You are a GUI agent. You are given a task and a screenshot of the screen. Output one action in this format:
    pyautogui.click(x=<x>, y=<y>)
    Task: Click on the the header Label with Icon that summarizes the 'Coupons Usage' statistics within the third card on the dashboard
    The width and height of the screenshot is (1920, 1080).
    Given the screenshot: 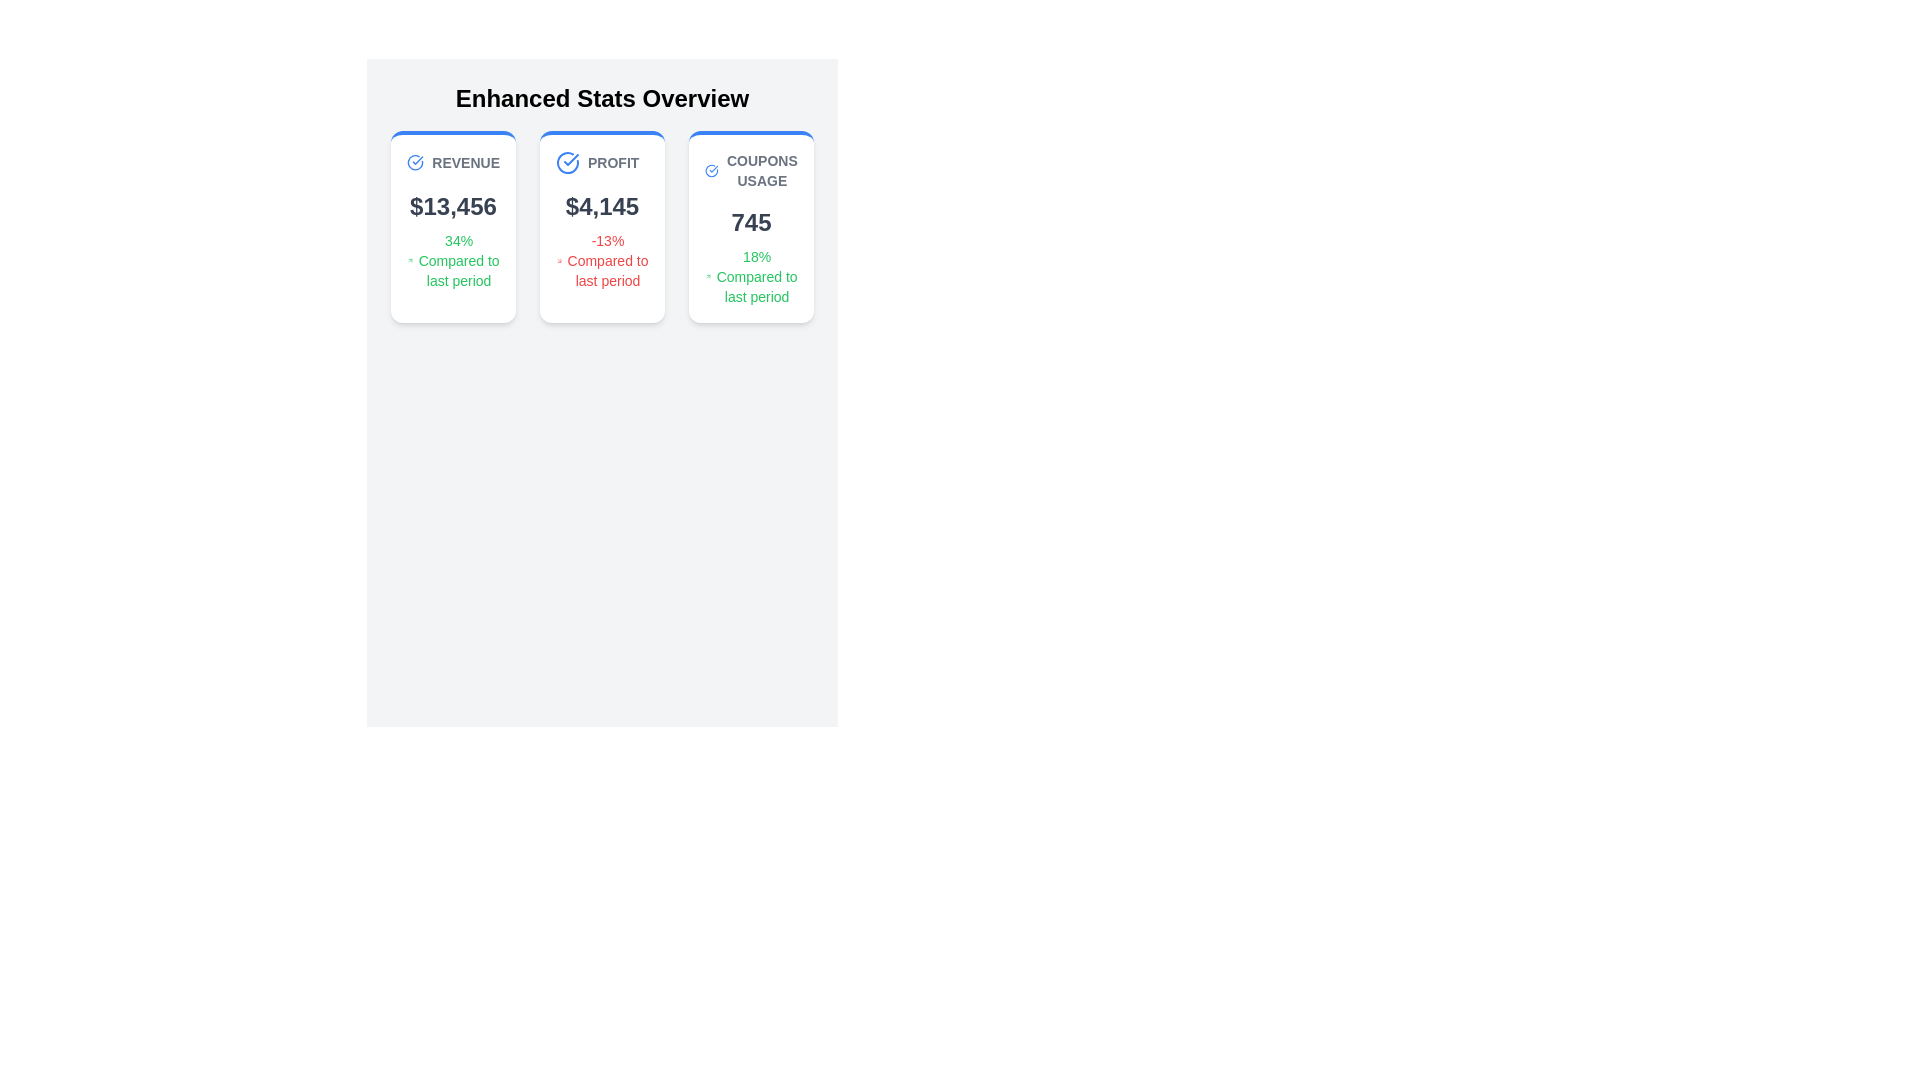 What is the action you would take?
    pyautogui.click(x=750, y=169)
    